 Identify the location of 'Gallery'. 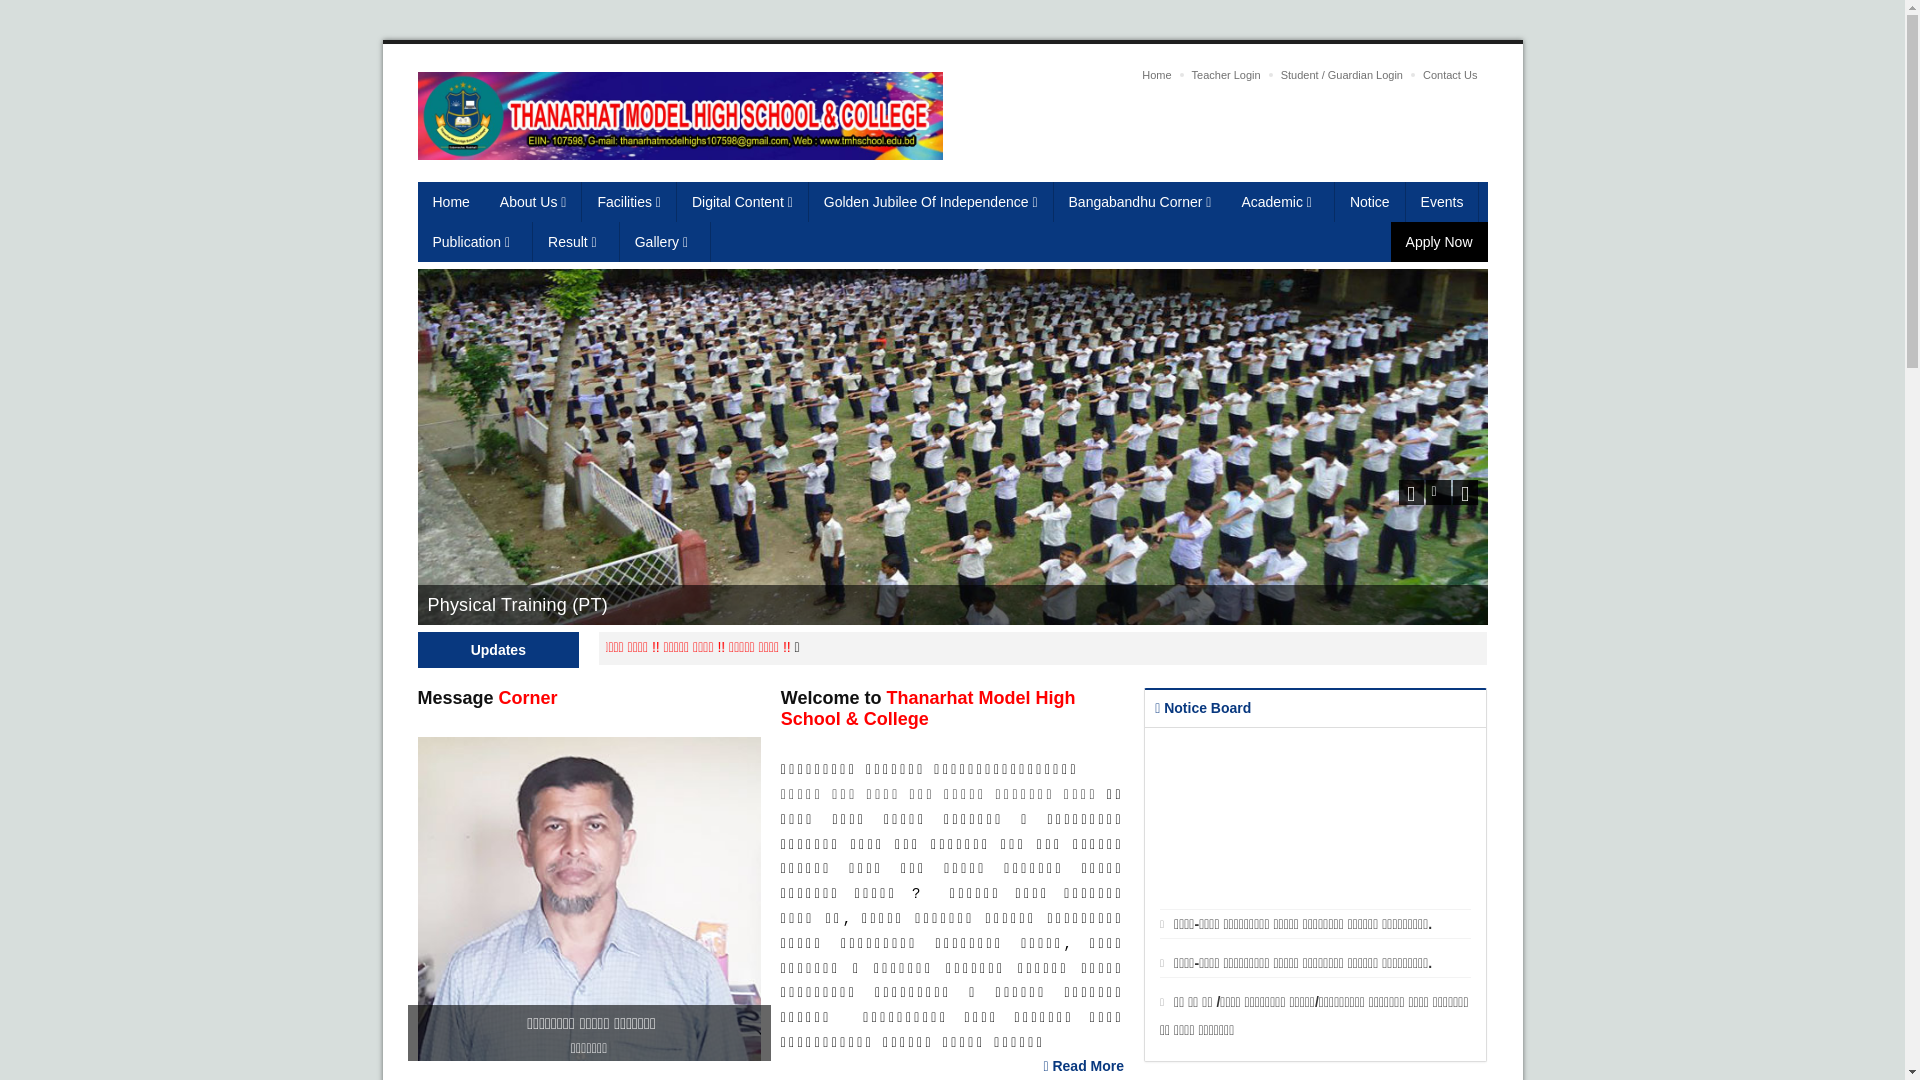
(665, 241).